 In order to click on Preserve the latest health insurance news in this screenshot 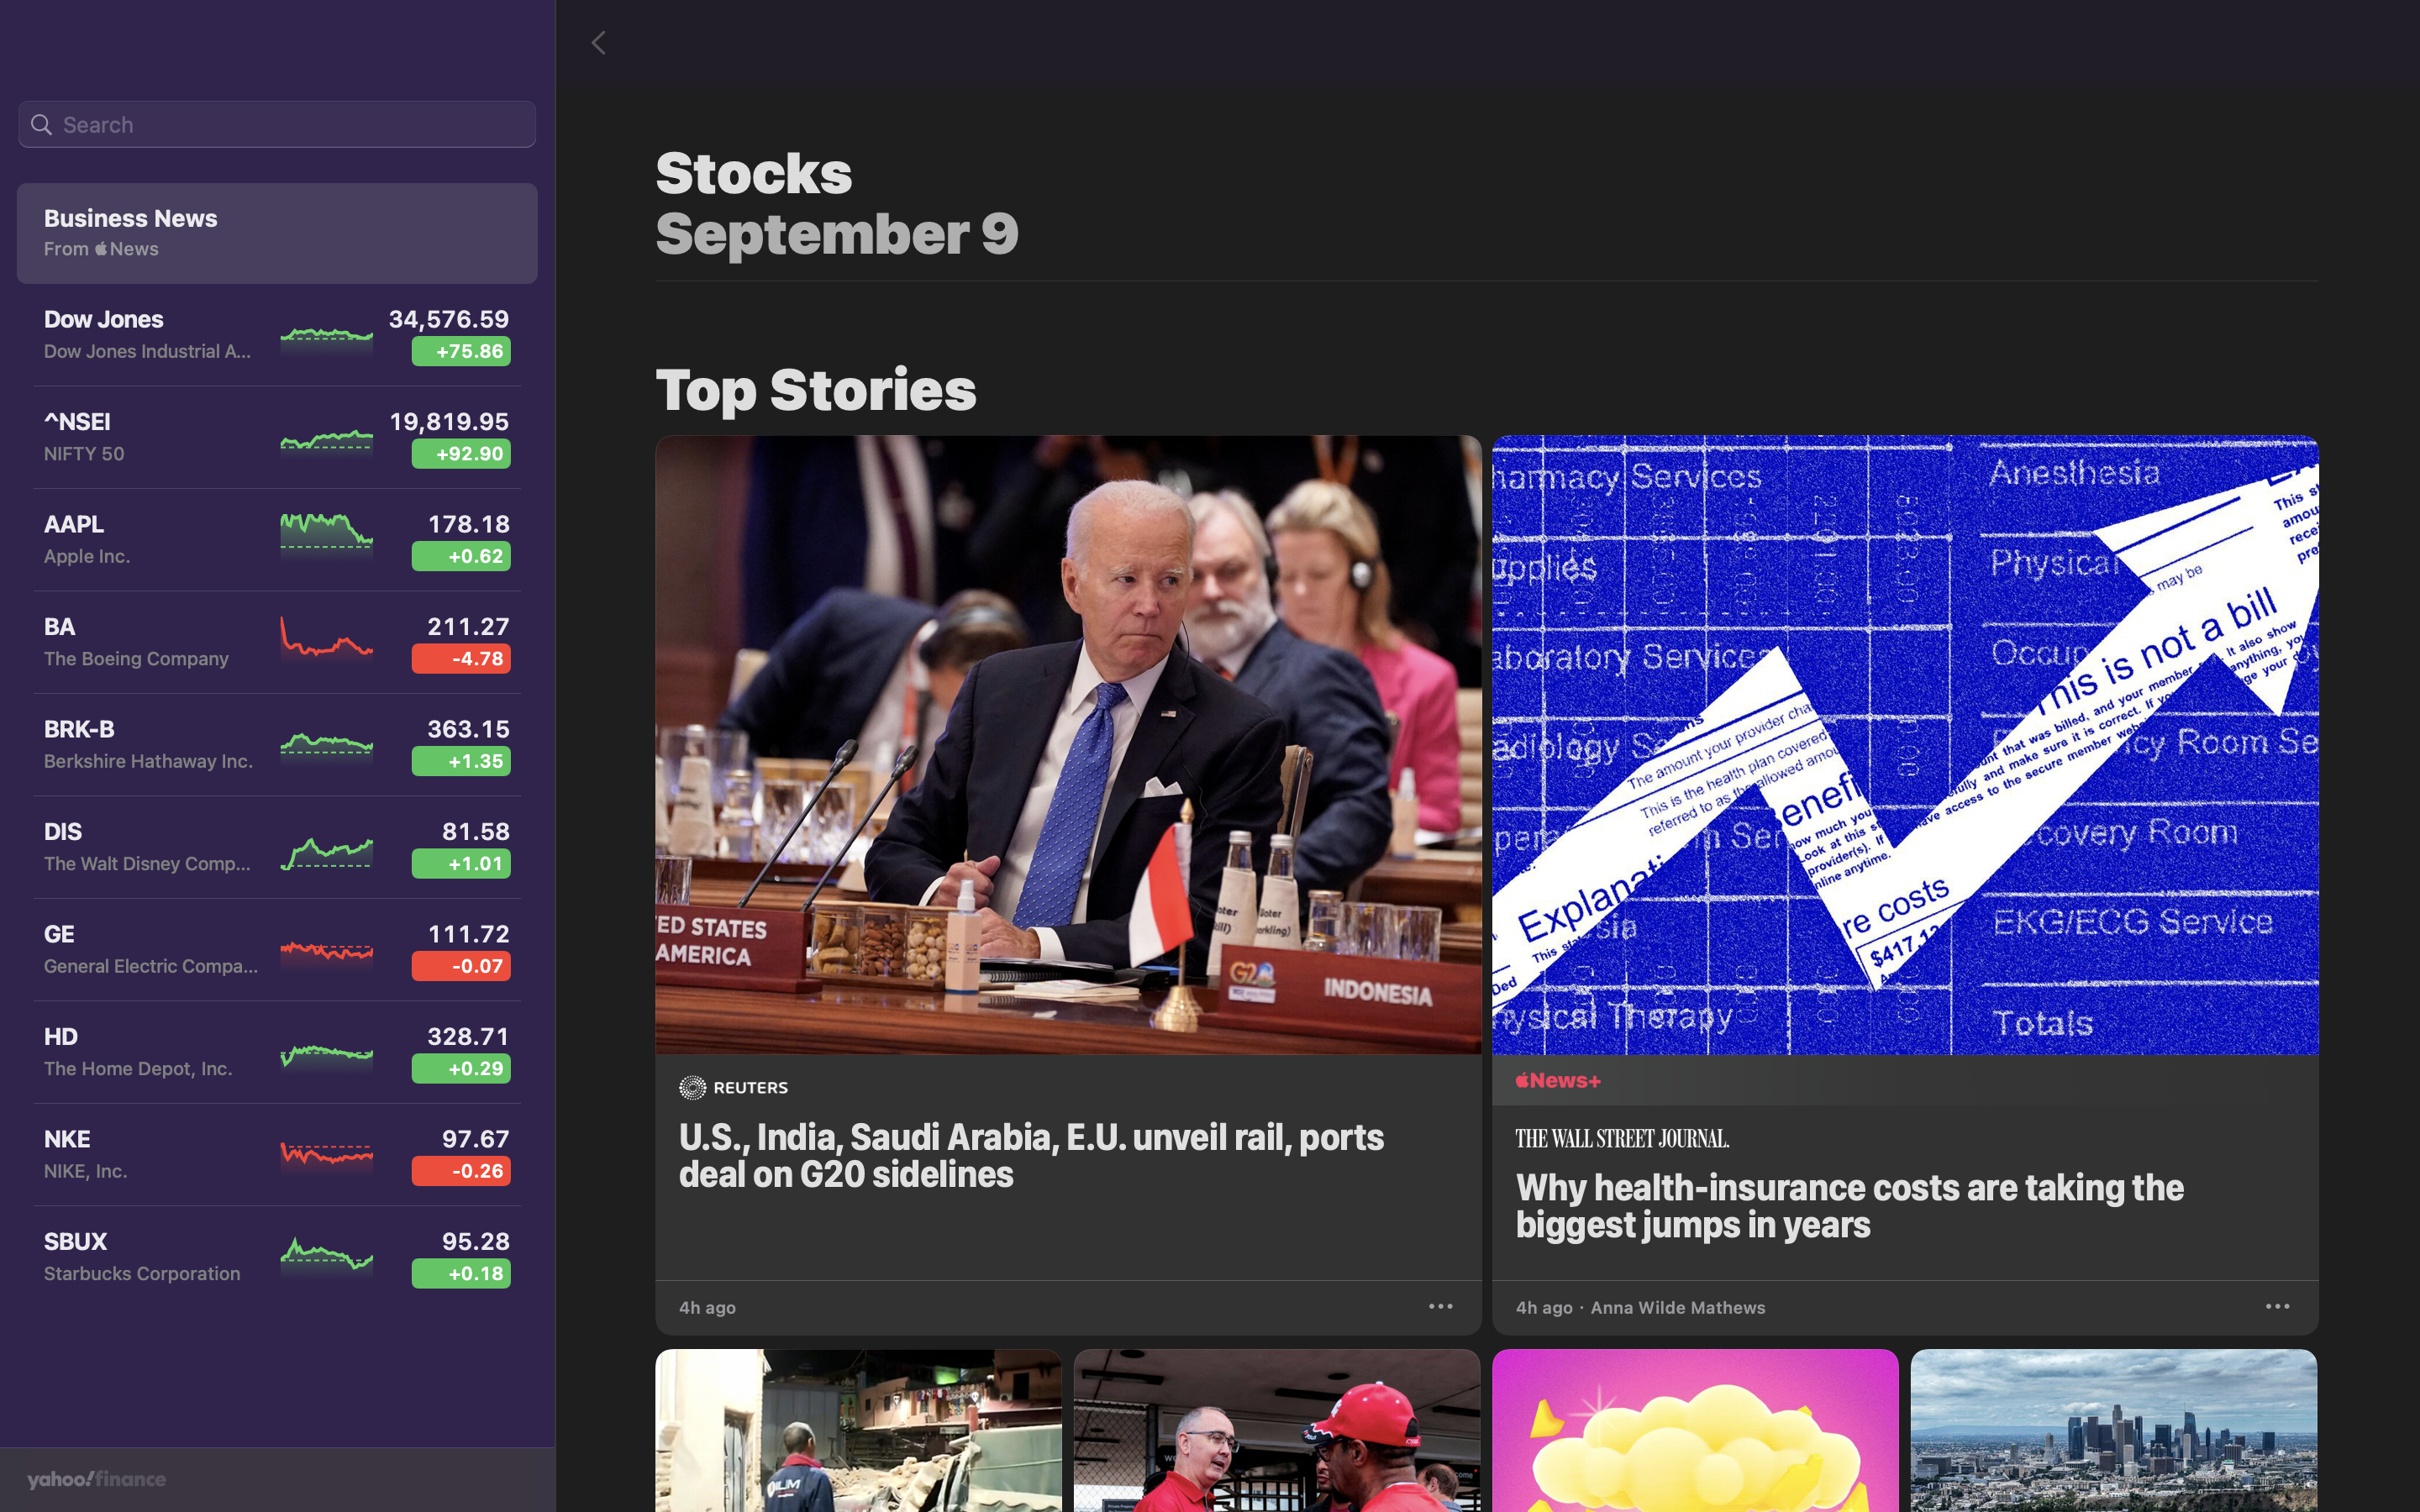, I will do `click(2275, 1305)`.